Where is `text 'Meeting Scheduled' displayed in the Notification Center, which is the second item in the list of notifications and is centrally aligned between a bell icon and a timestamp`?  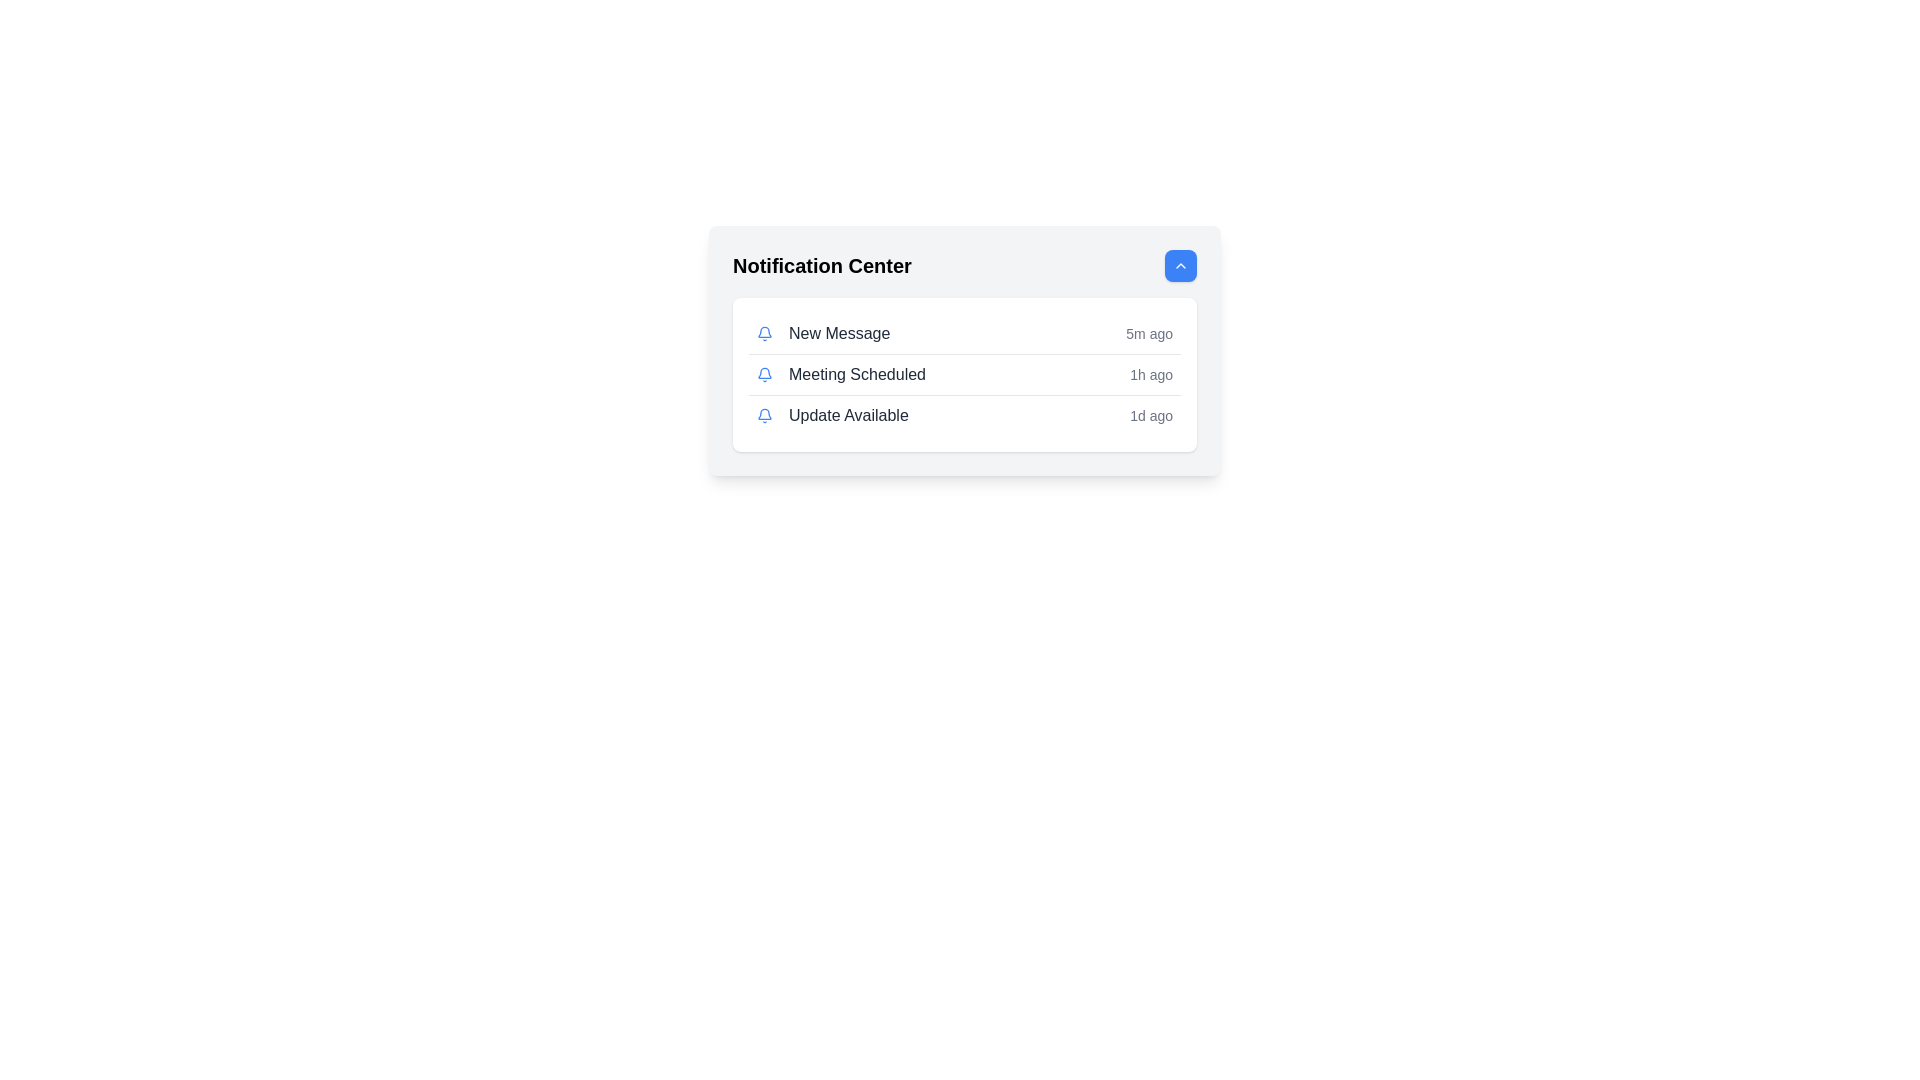
text 'Meeting Scheduled' displayed in the Notification Center, which is the second item in the list of notifications and is centrally aligned between a bell icon and a timestamp is located at coordinates (857, 374).